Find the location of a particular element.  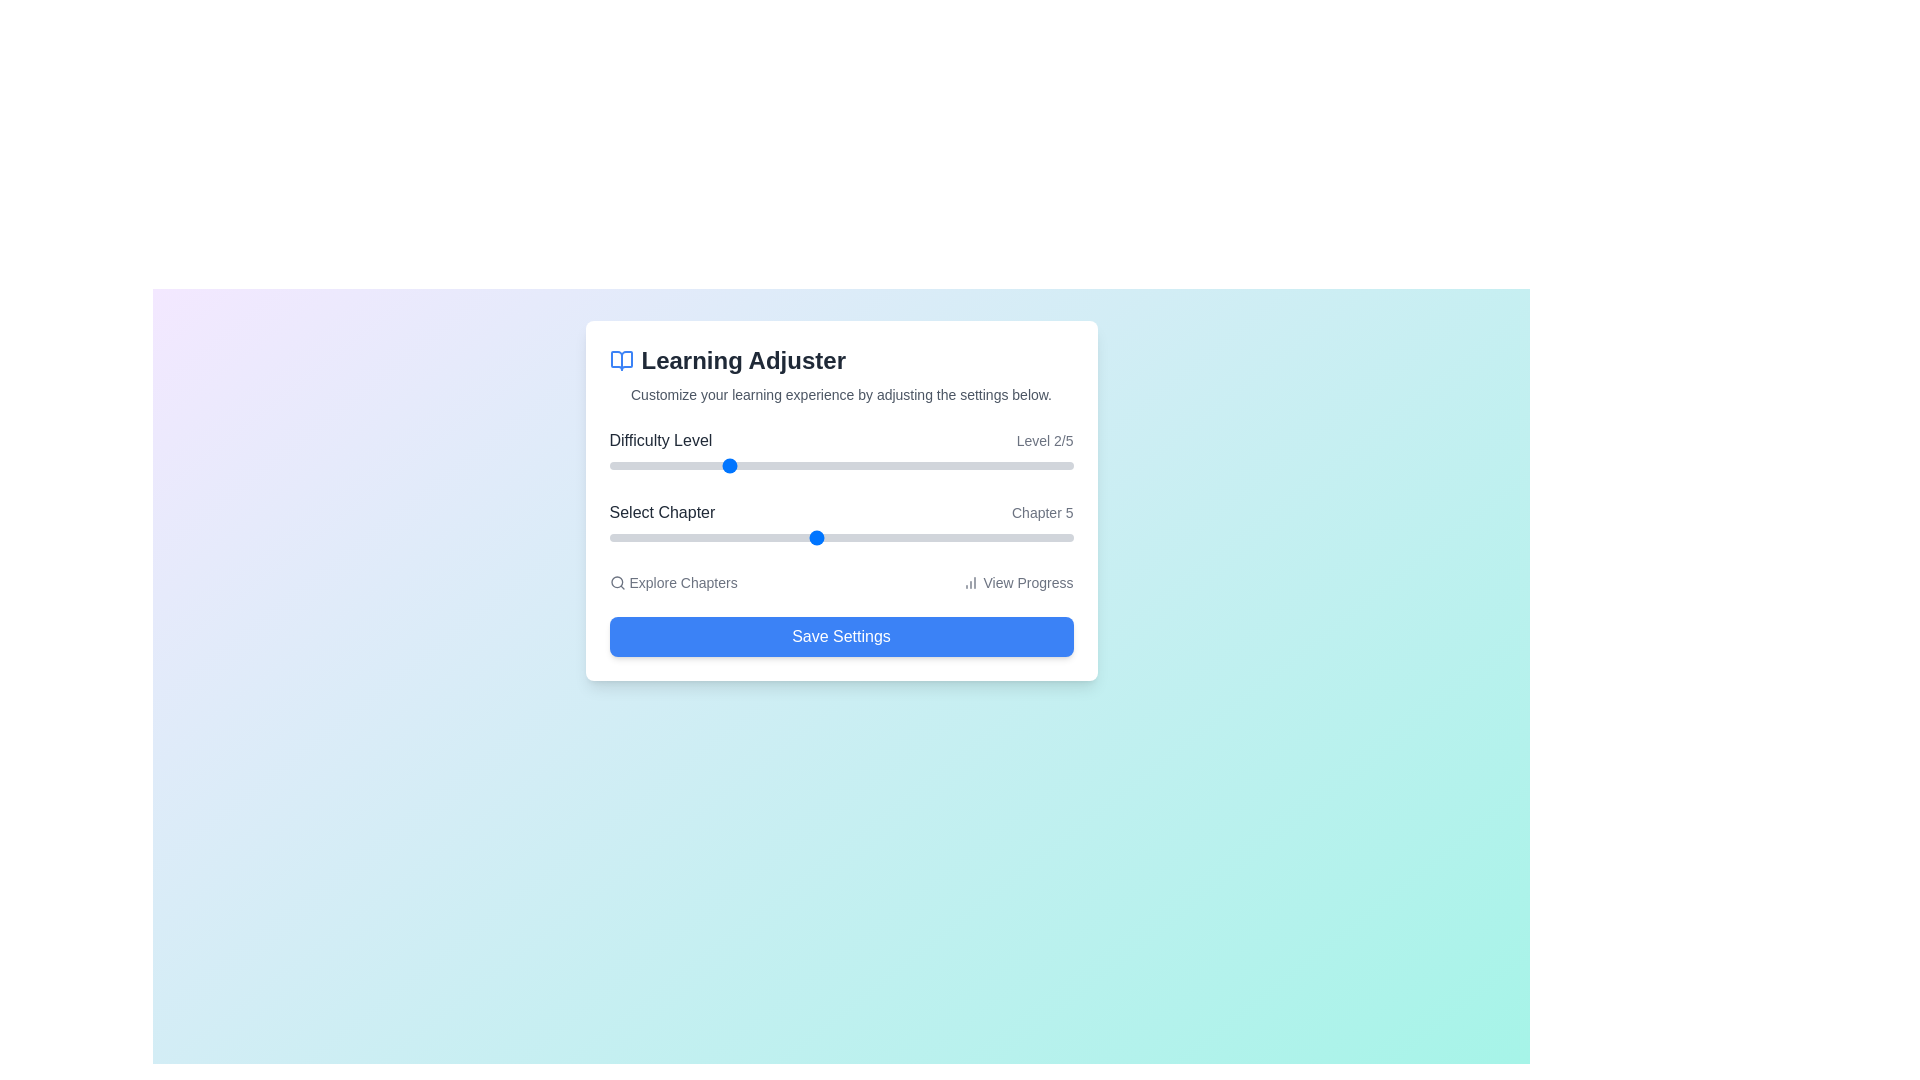

the label with an icon located in the bottom-right corner of the 'Learning Adjuster' panel, which serves as a navigational link is located at coordinates (1018, 582).